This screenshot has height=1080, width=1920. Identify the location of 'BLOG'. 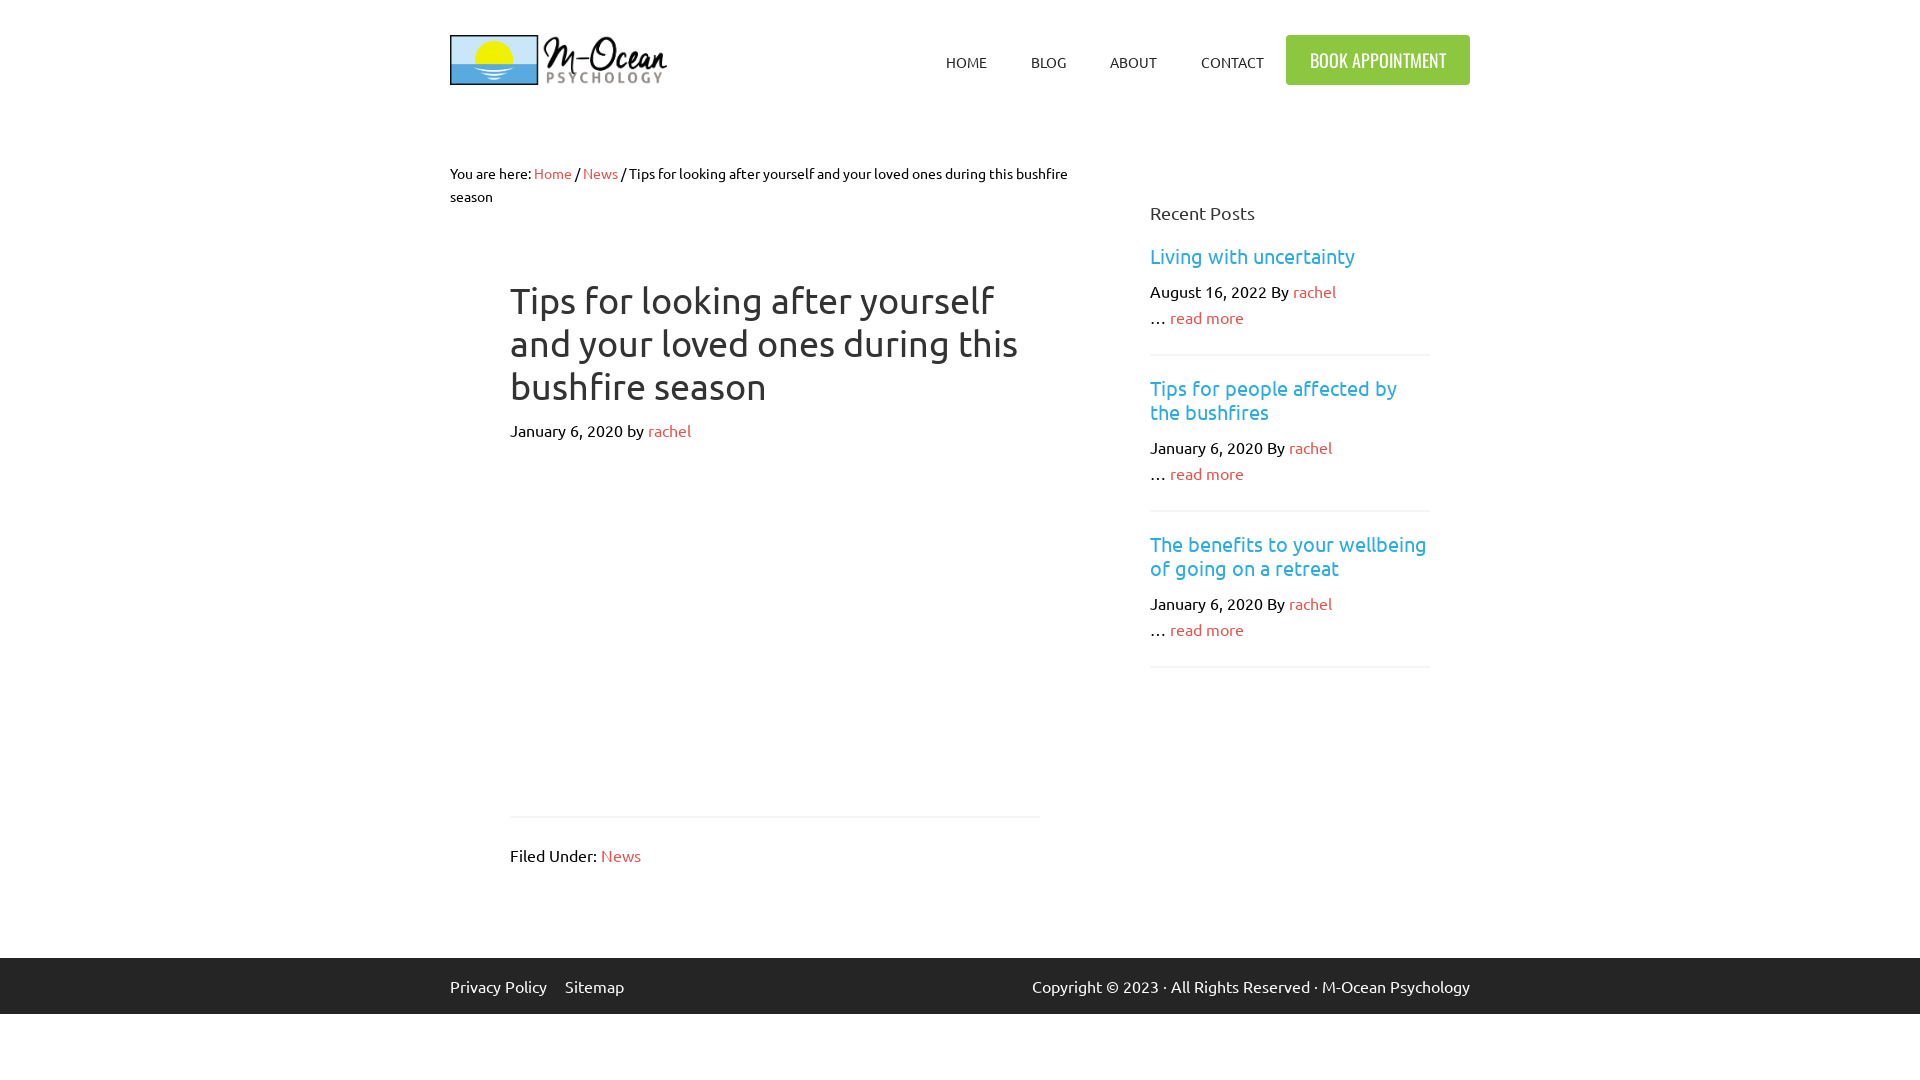
(1047, 60).